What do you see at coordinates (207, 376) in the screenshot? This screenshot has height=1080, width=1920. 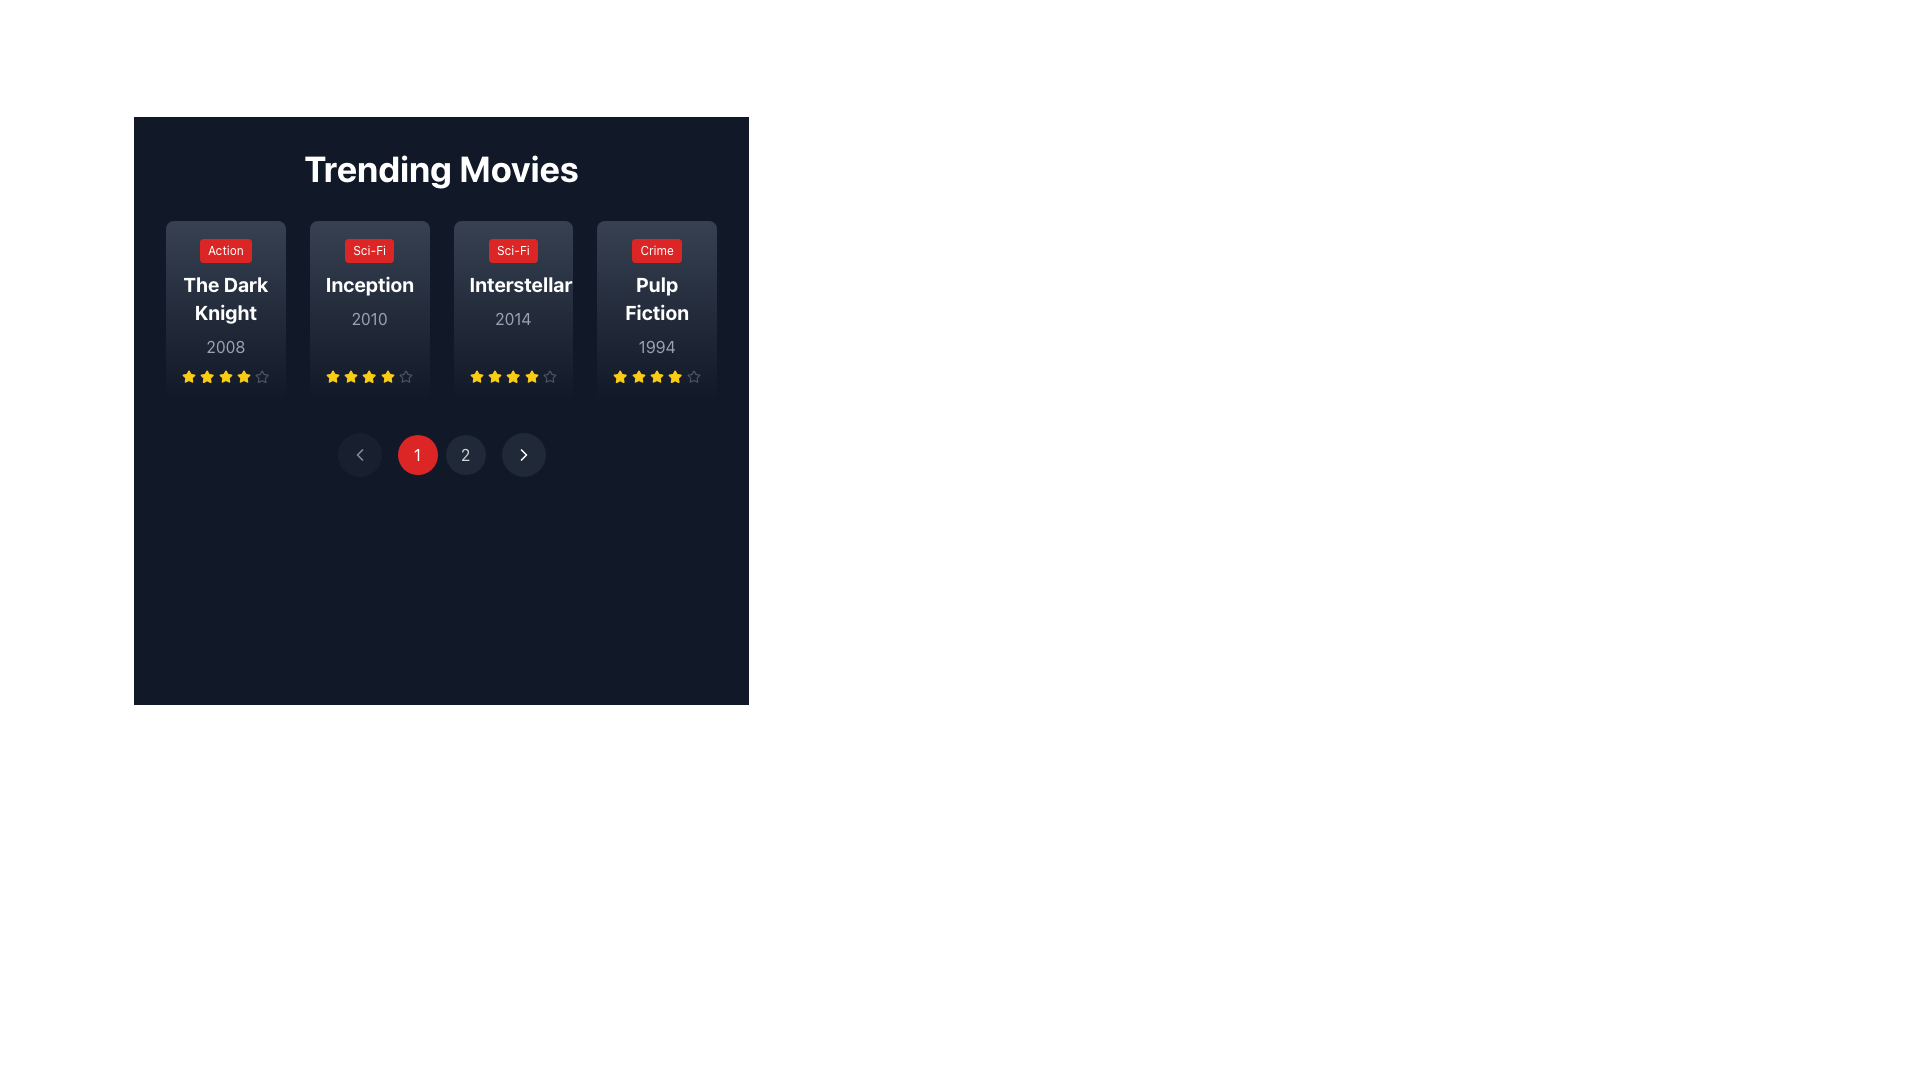 I see `the first rating star icon for 'The Dark Knight' movie, which is a vibrant yellow star-shaped icon located in the bottom section of the rating component` at bounding box center [207, 376].